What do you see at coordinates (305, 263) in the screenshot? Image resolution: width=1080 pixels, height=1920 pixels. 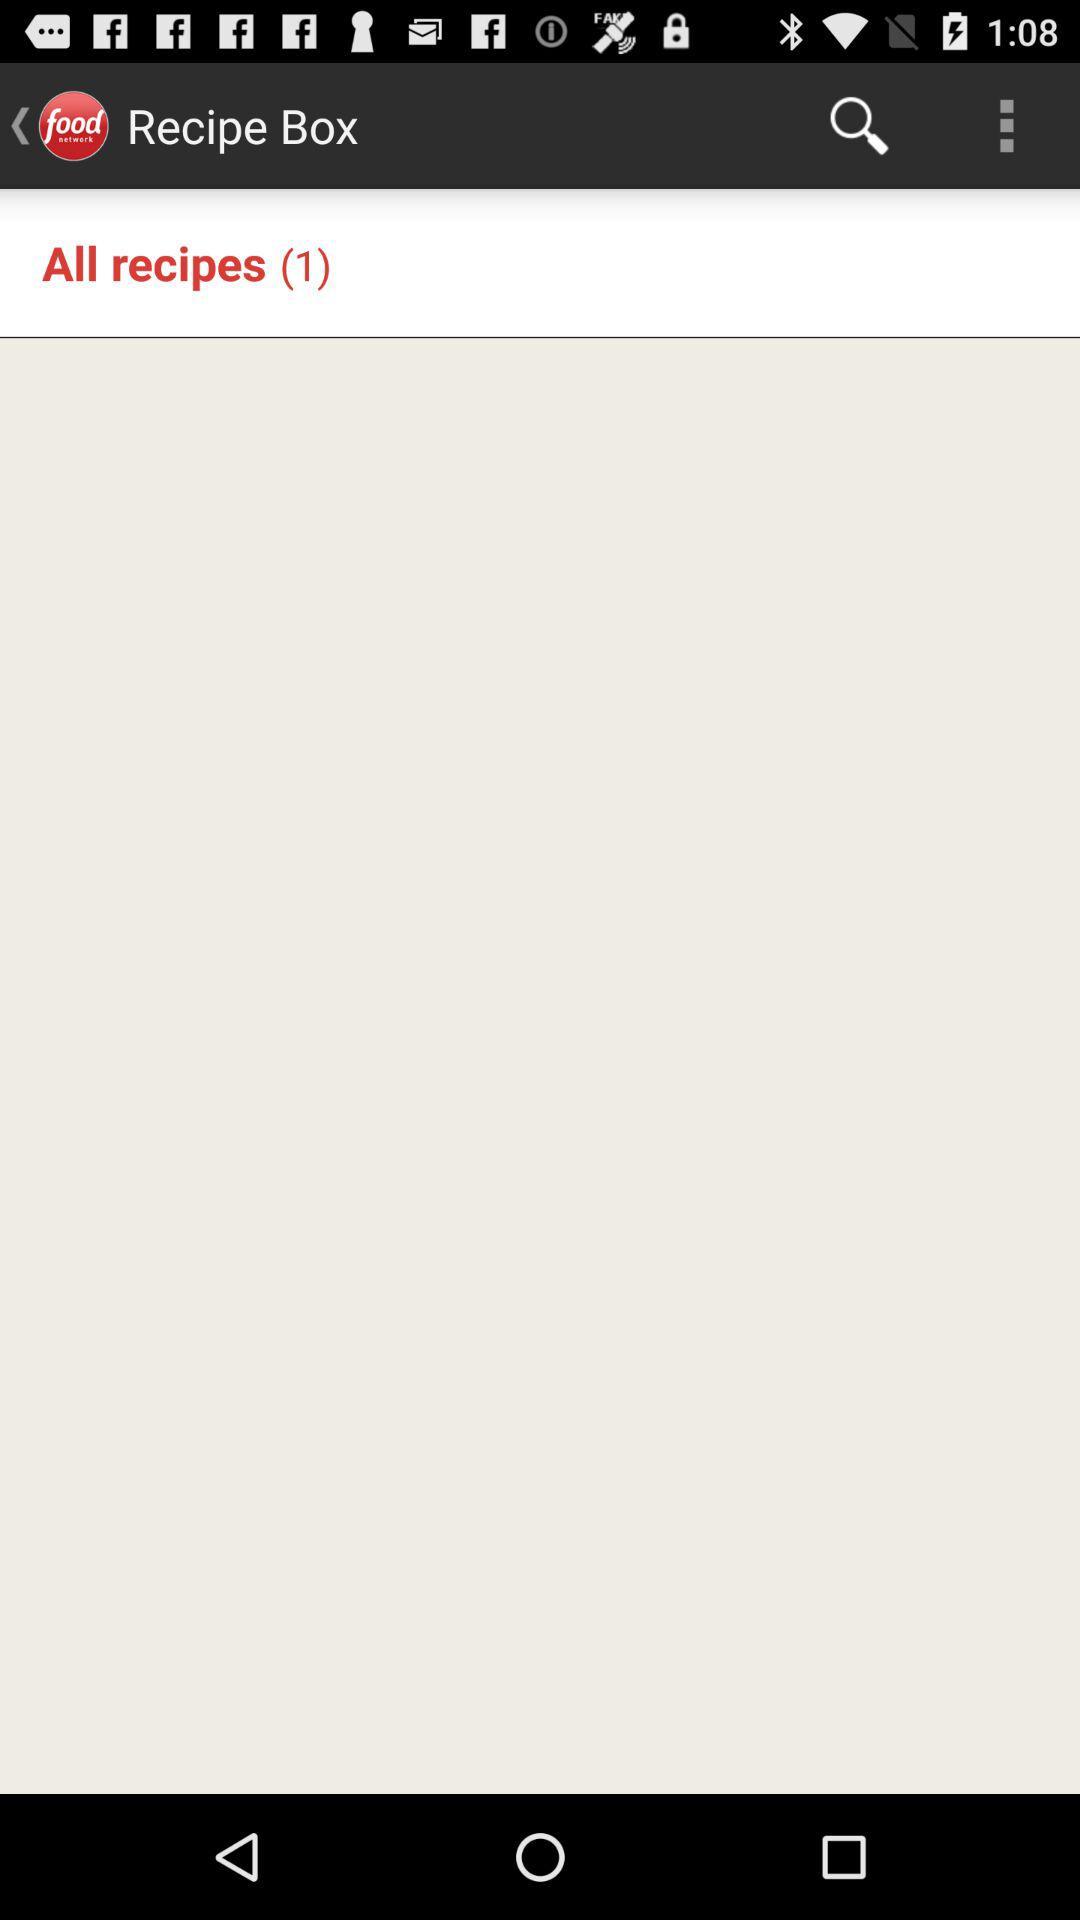 I see `(1)` at bounding box center [305, 263].